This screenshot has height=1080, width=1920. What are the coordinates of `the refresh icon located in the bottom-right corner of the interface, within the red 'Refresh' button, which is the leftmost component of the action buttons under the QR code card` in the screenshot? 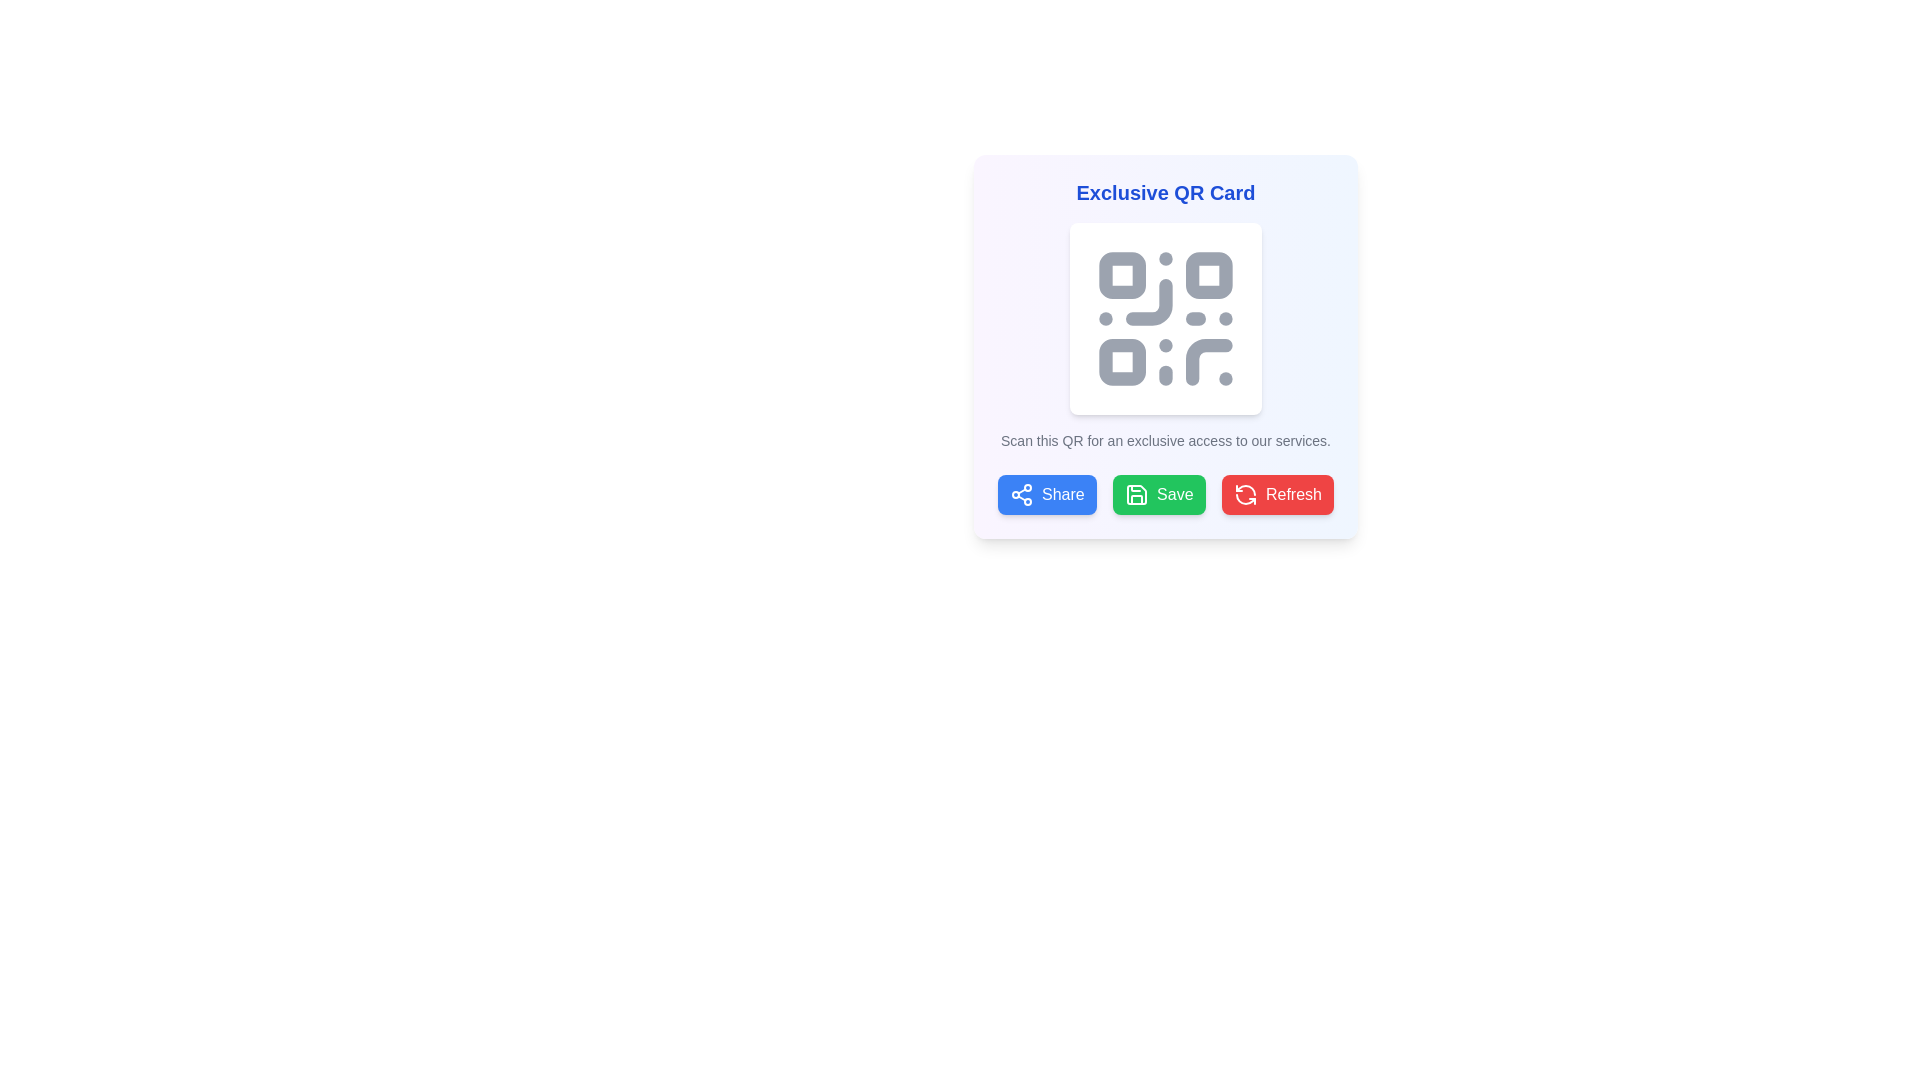 It's located at (1244, 494).